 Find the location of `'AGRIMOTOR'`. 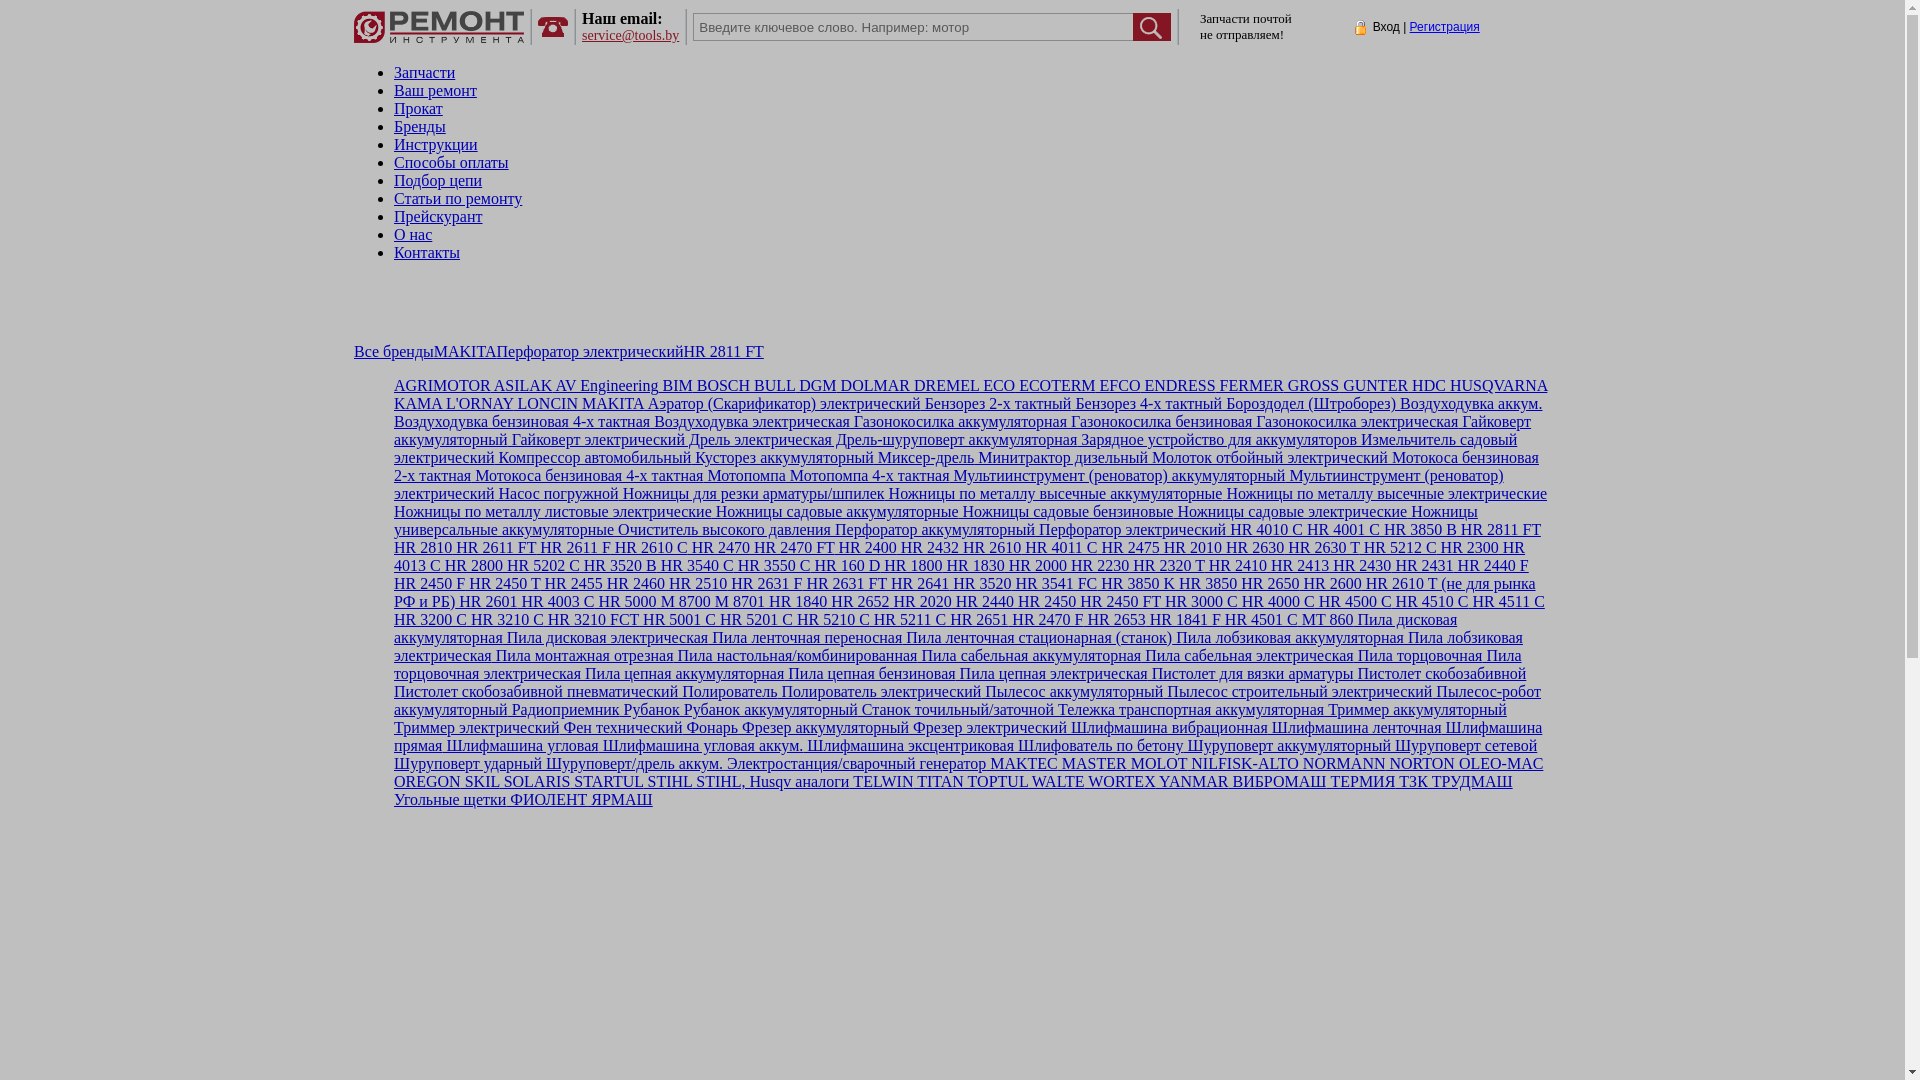

'AGRIMOTOR' is located at coordinates (393, 385).